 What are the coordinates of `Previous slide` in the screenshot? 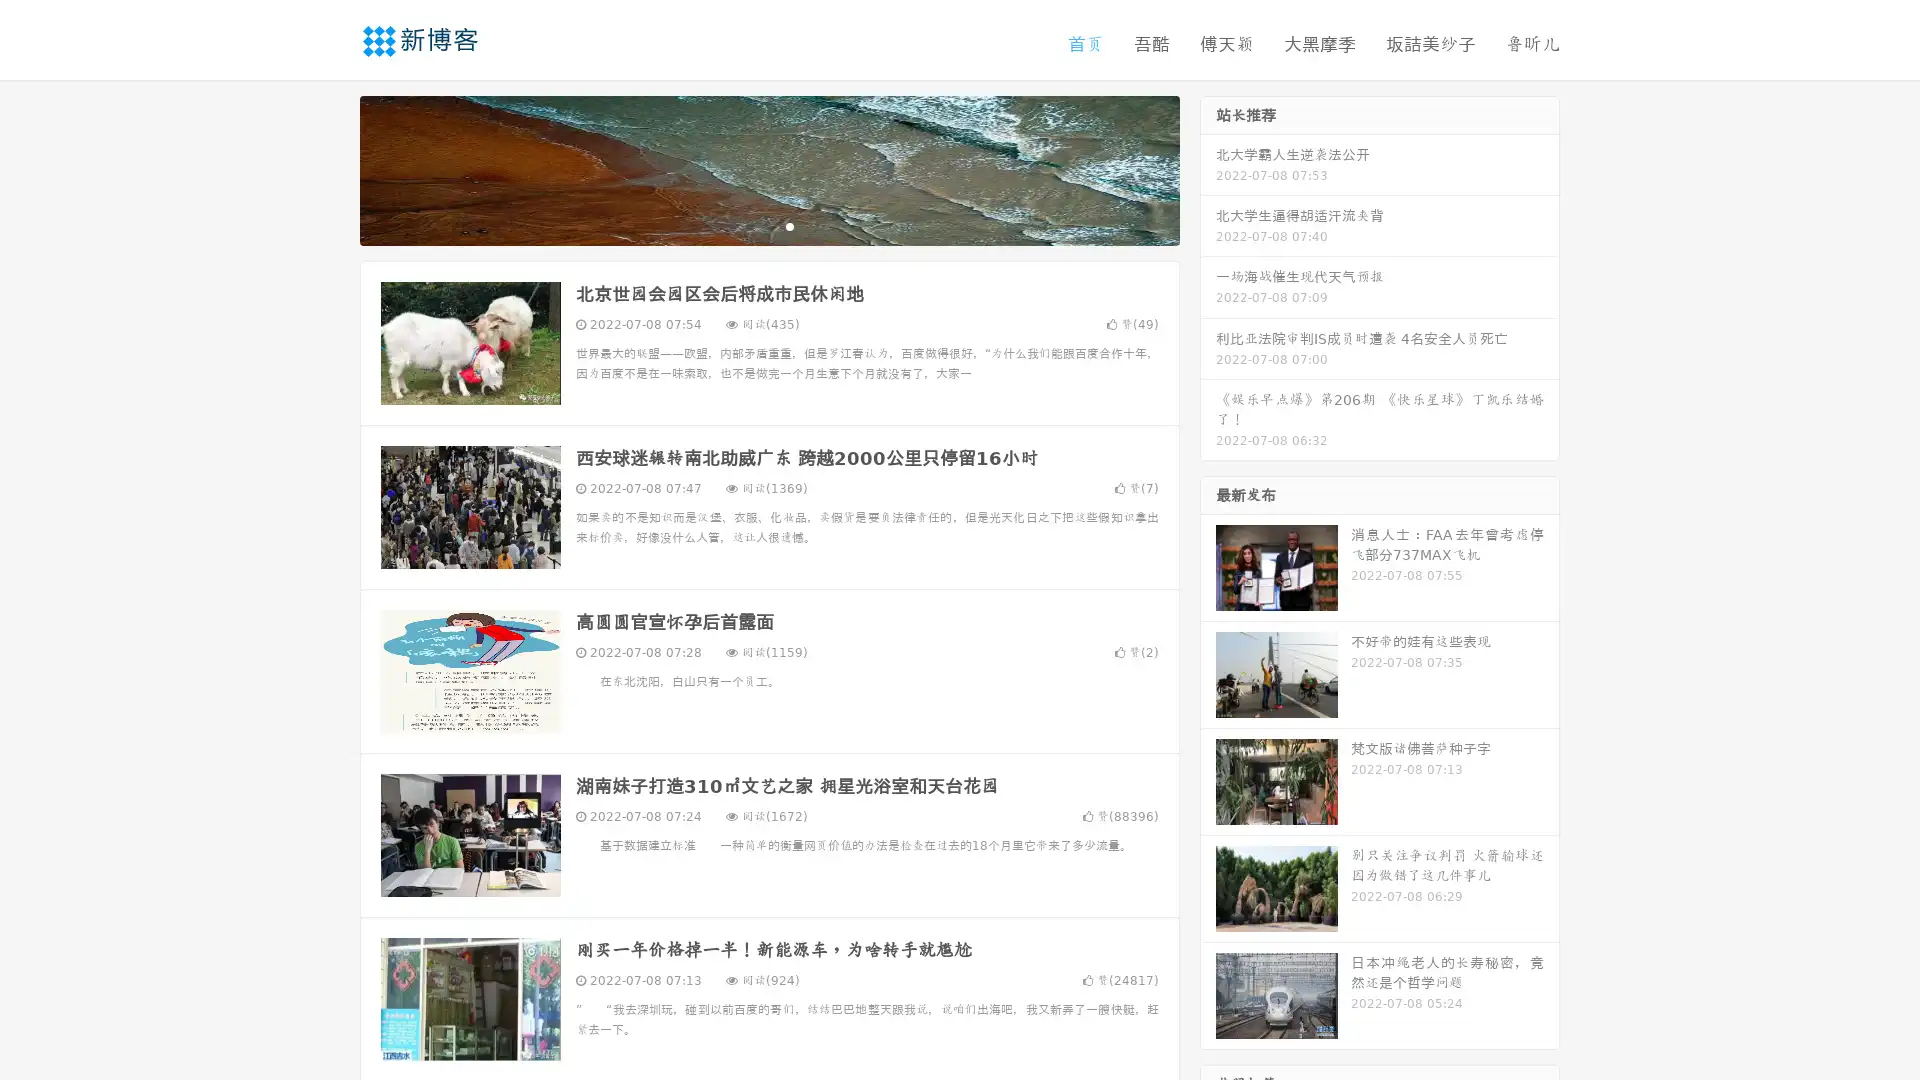 It's located at (330, 168).